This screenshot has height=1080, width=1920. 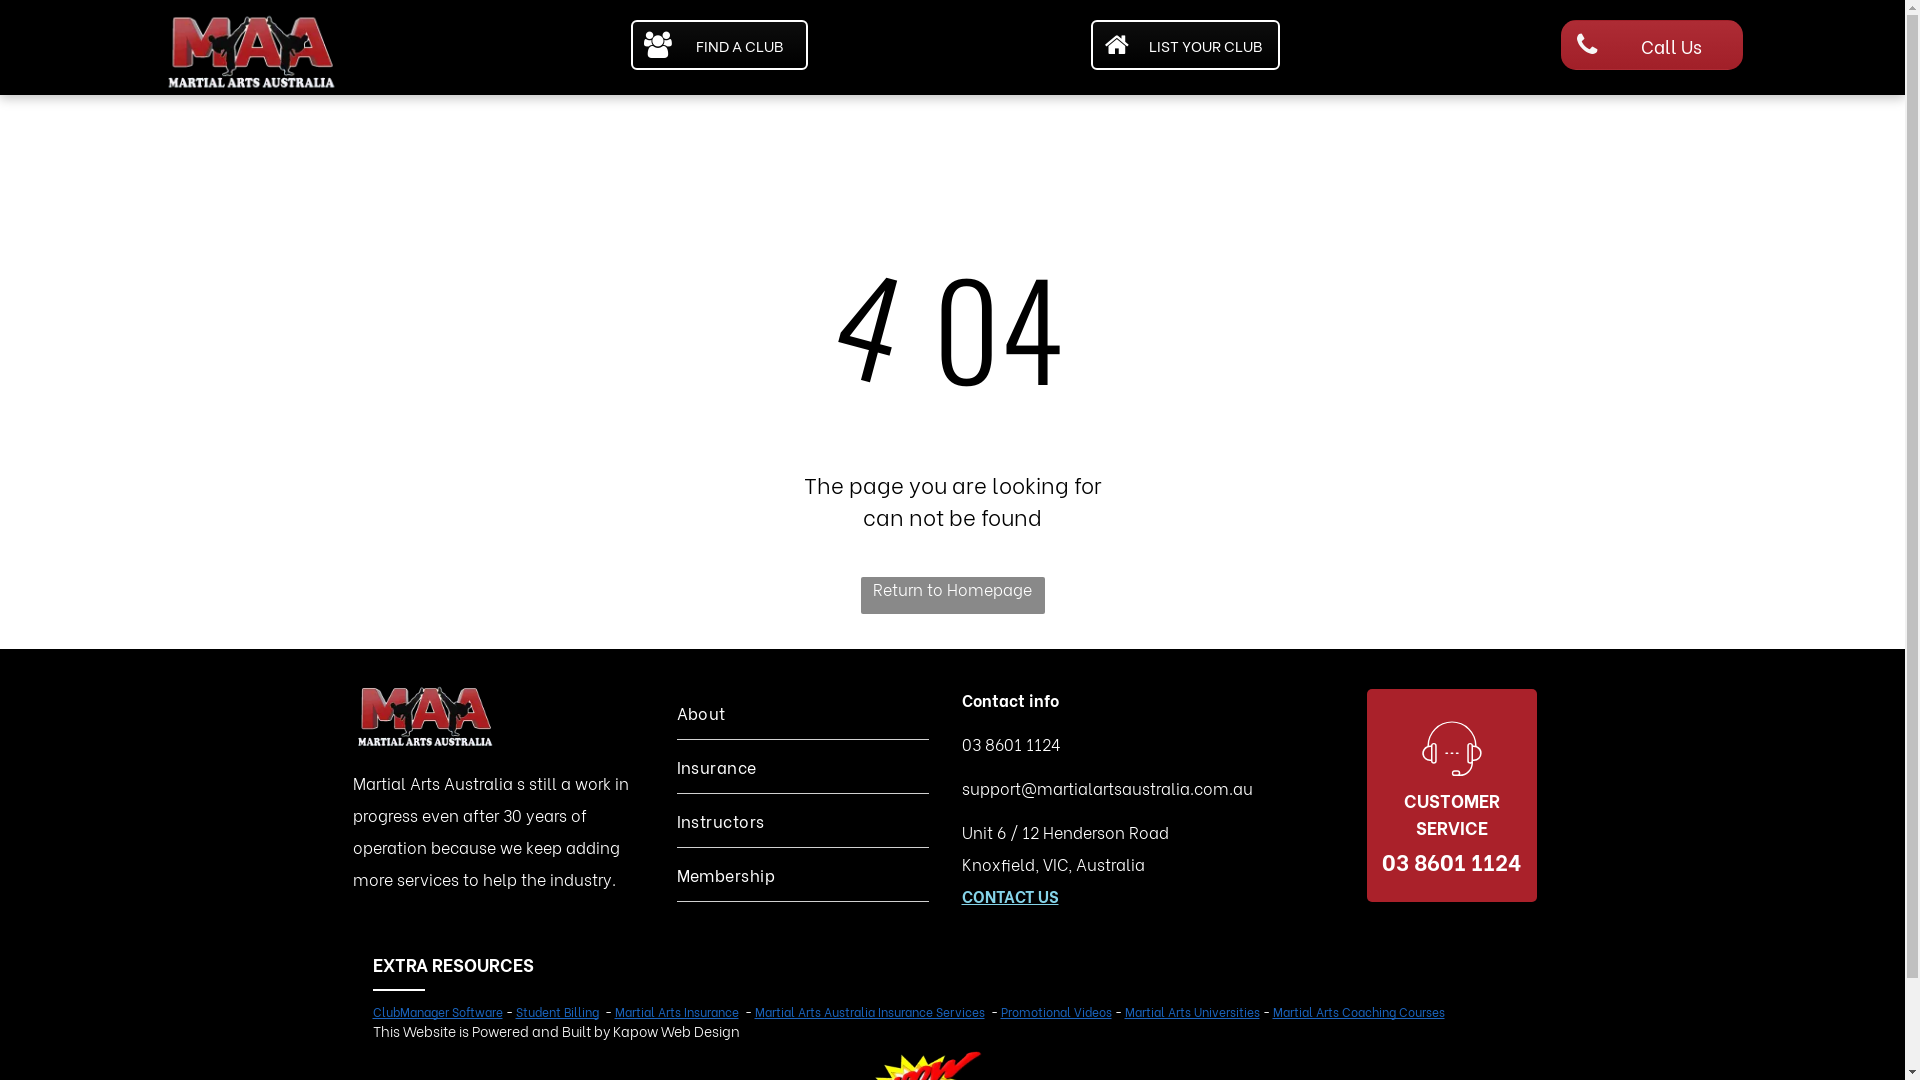 What do you see at coordinates (999, 1011) in the screenshot?
I see `'Promotional Videos'` at bounding box center [999, 1011].